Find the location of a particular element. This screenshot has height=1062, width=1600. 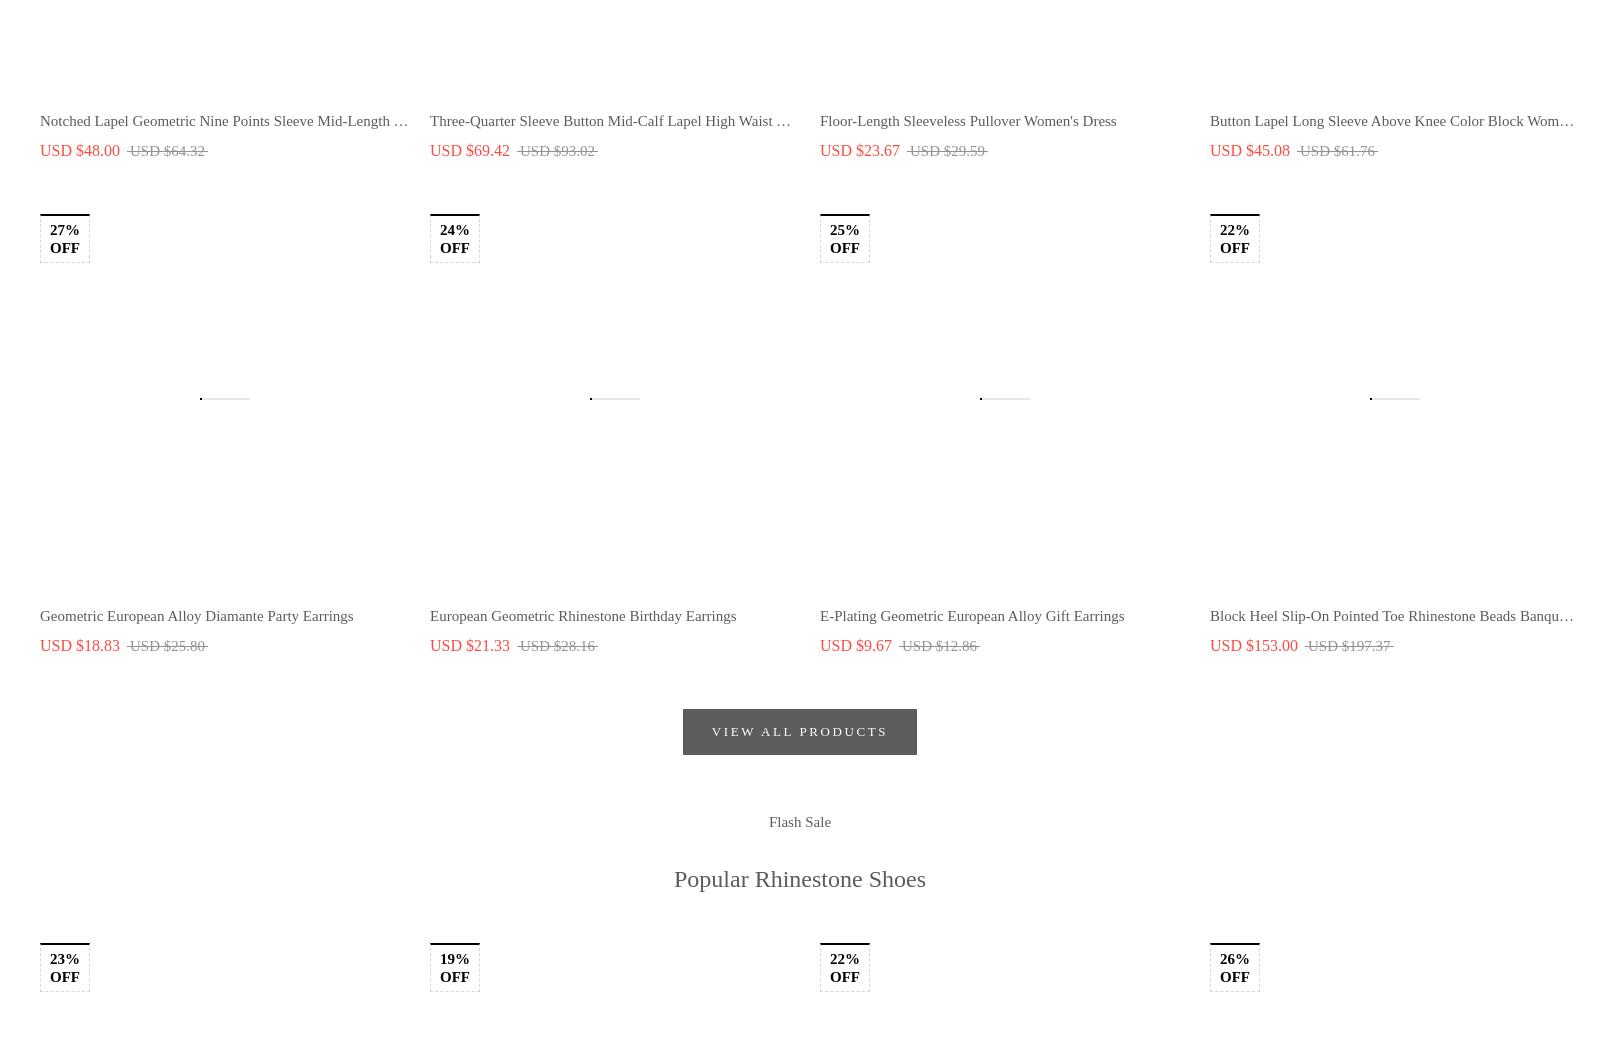

'RETURN POLICY' is located at coordinates (107, 535).